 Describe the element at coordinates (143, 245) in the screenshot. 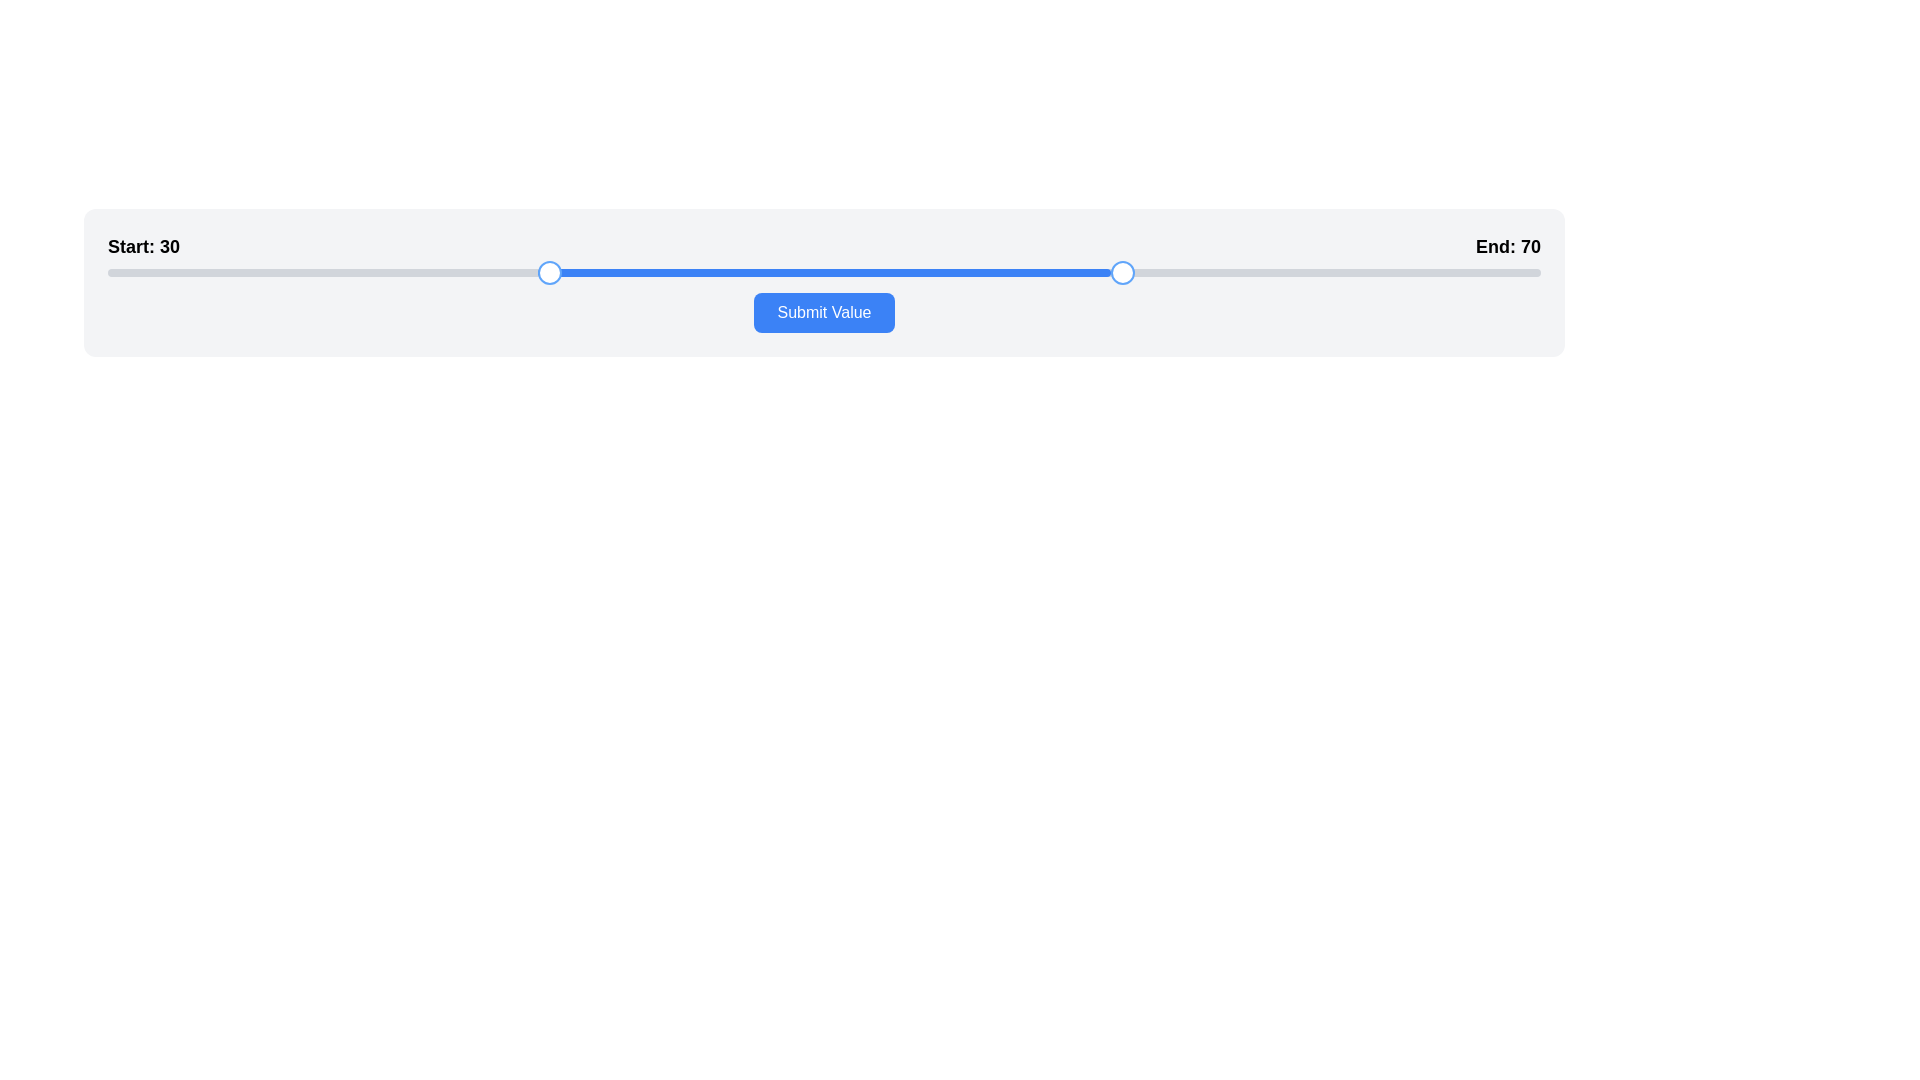

I see `the text label displaying 'Start: 30', which is aligned on the left side above the slider interface` at that location.